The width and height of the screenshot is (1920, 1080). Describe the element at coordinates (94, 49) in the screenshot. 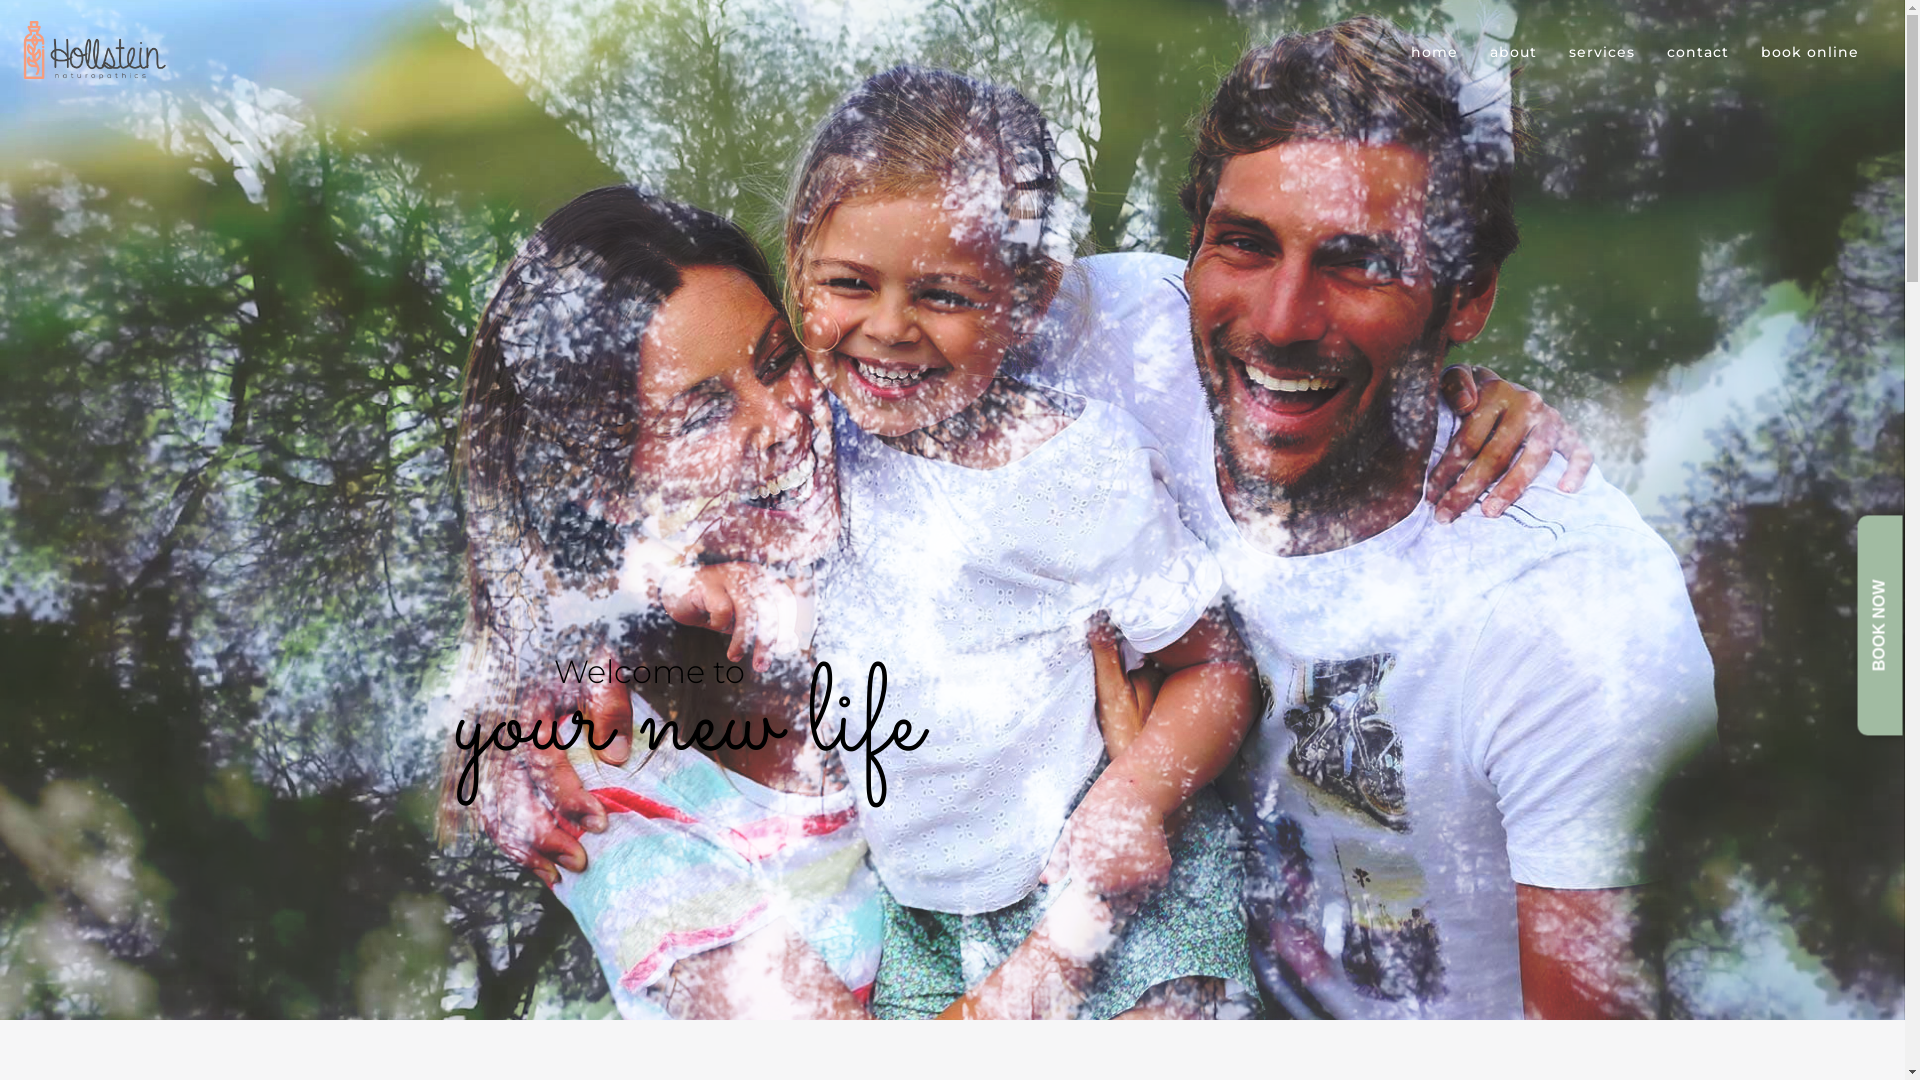

I see `'Reconnect Naturopathy'` at that location.